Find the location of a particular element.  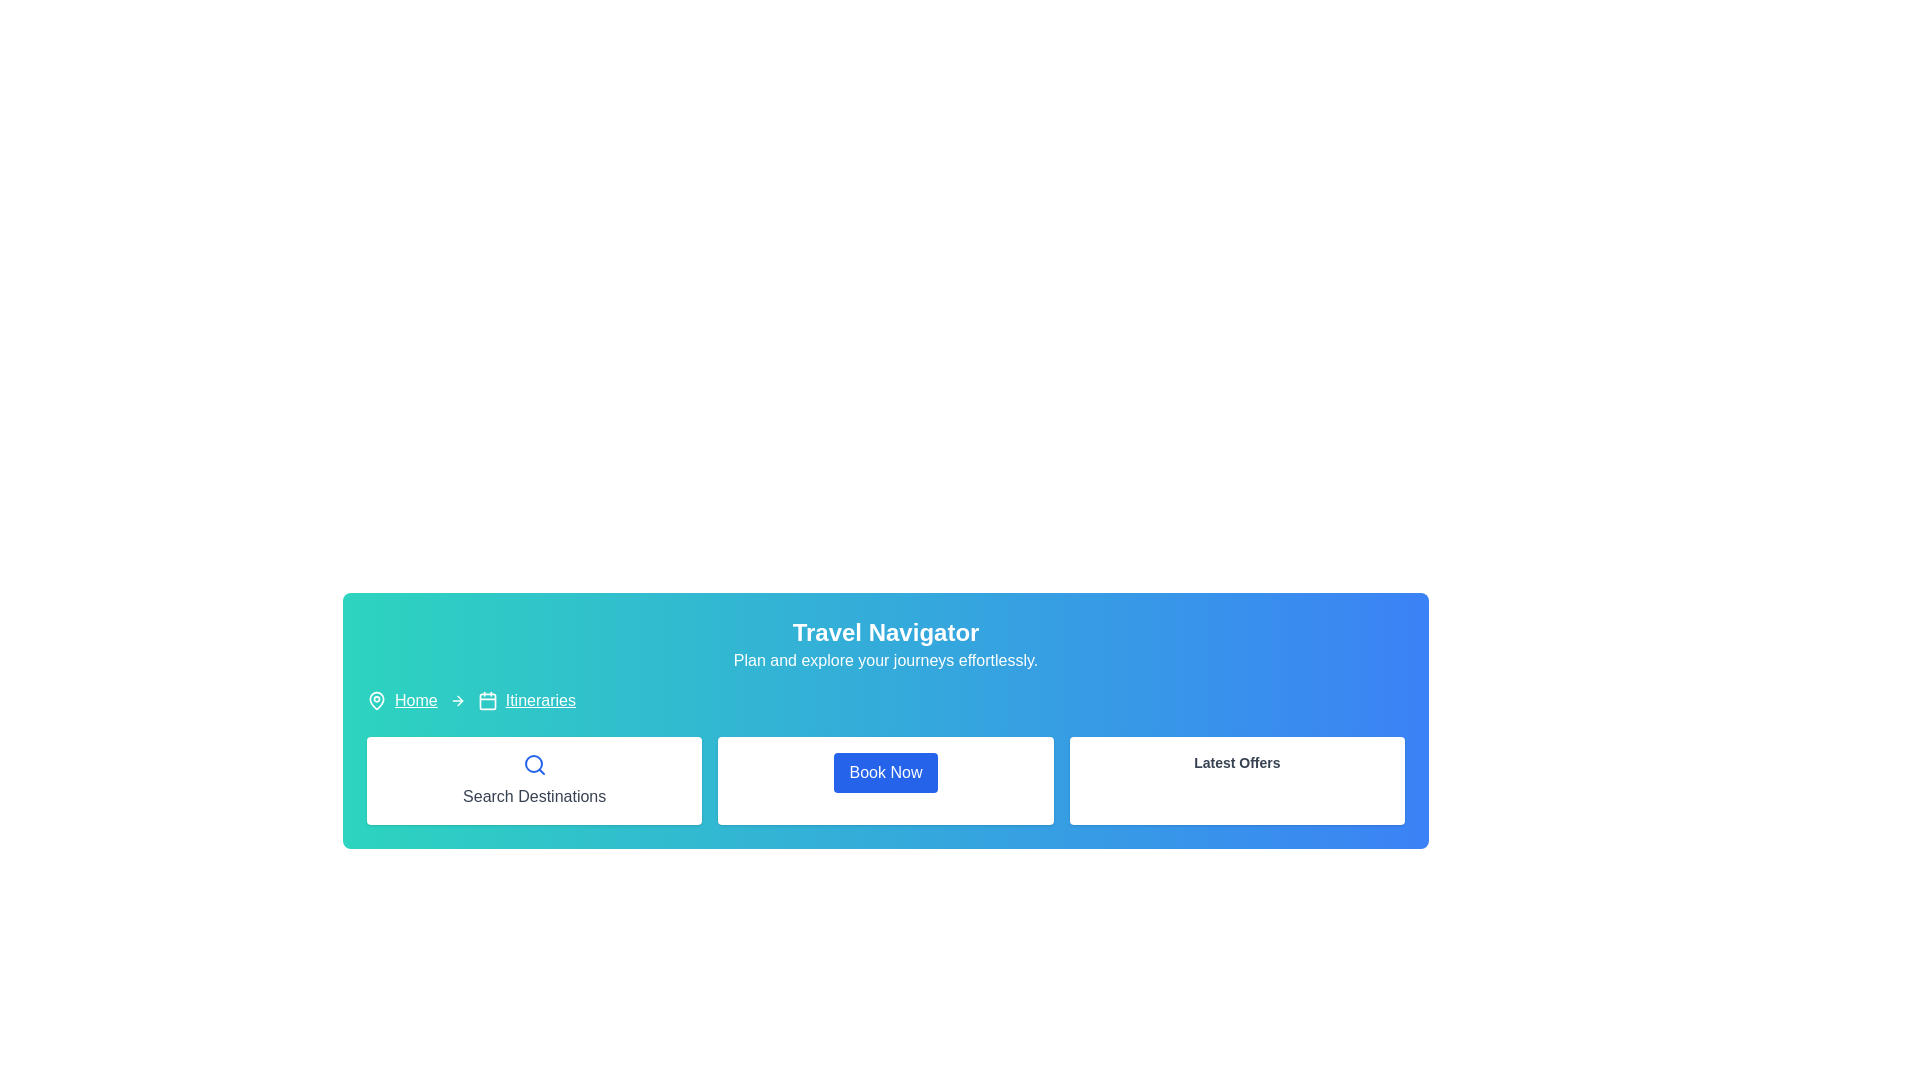

the 'Home' icon in the breadcrumb navigation bar, which is visually represented as an SVG marker design located in the upper left corner next to the 'Home' label is located at coordinates (377, 698).